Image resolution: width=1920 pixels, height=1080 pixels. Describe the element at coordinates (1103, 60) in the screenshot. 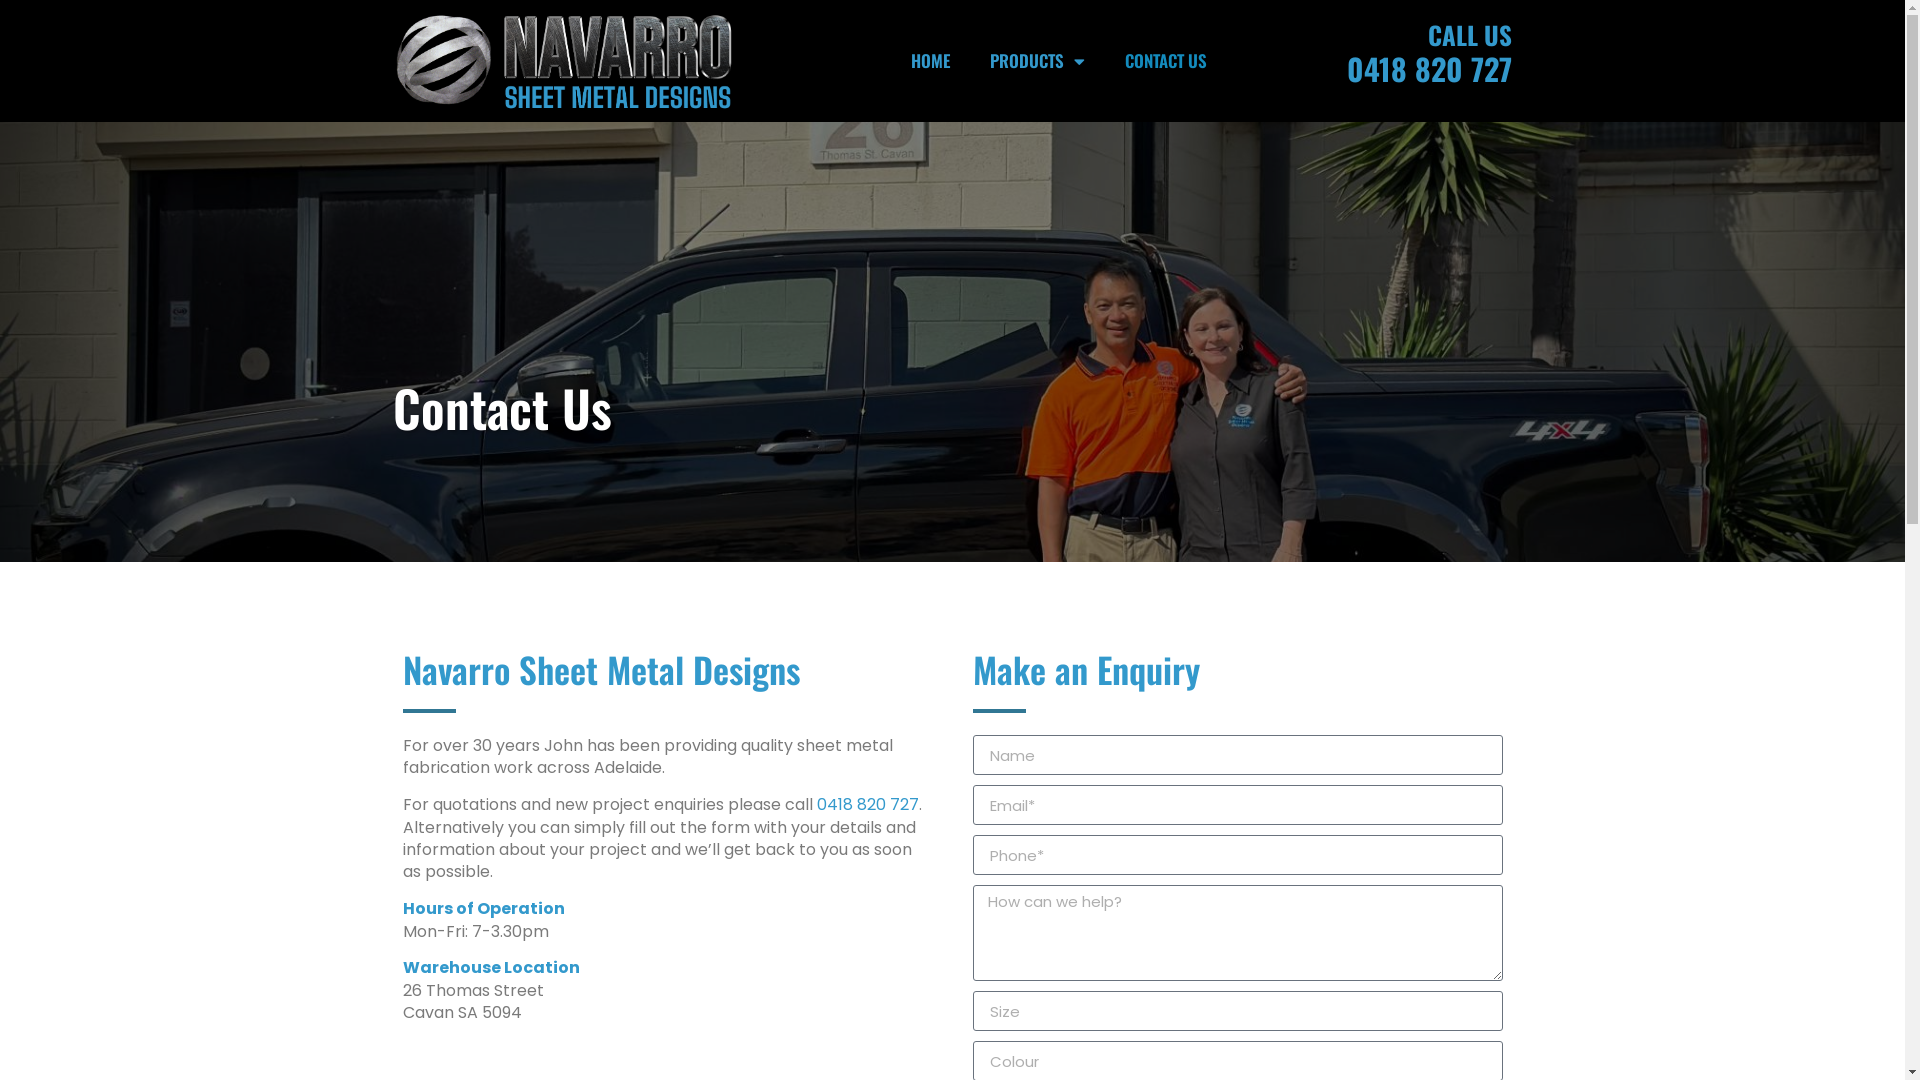

I see `'CONTACT US'` at that location.